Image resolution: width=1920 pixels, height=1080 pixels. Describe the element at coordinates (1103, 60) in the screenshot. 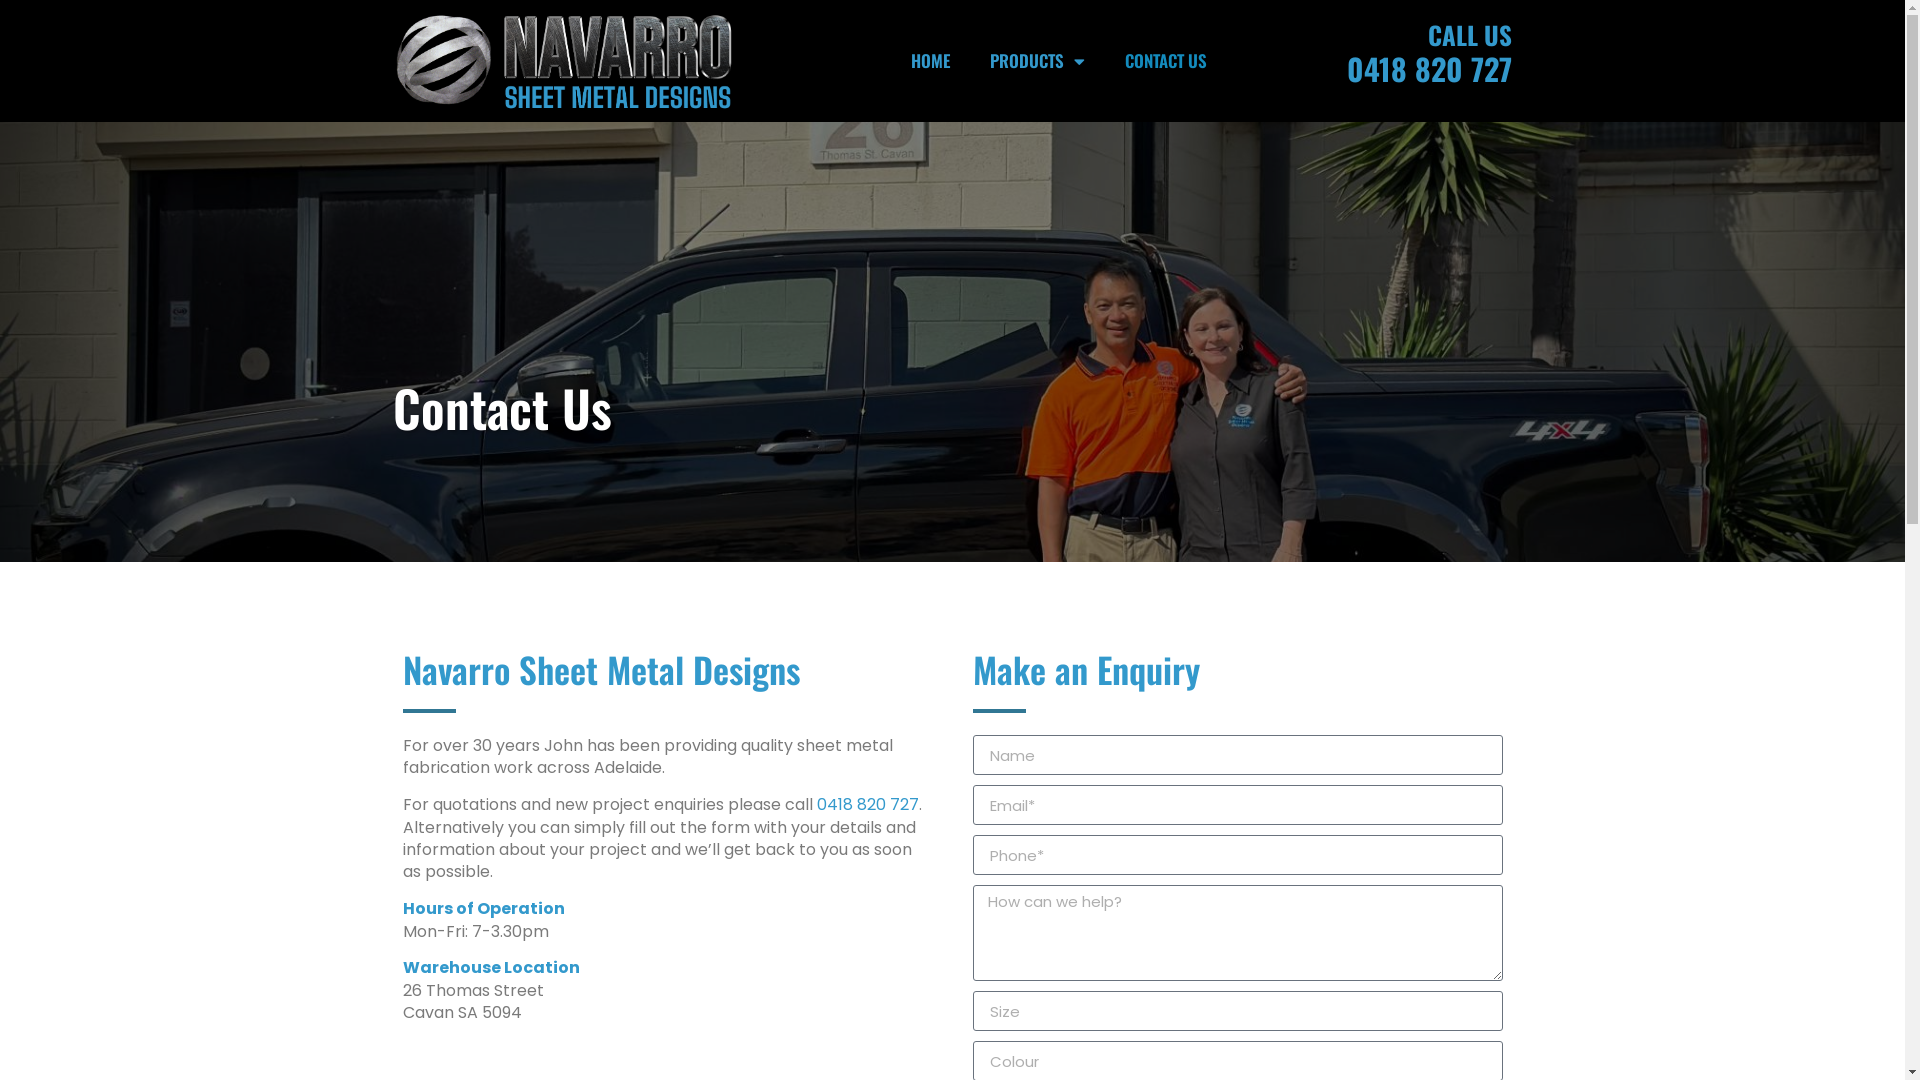

I see `'CONTACT US'` at that location.